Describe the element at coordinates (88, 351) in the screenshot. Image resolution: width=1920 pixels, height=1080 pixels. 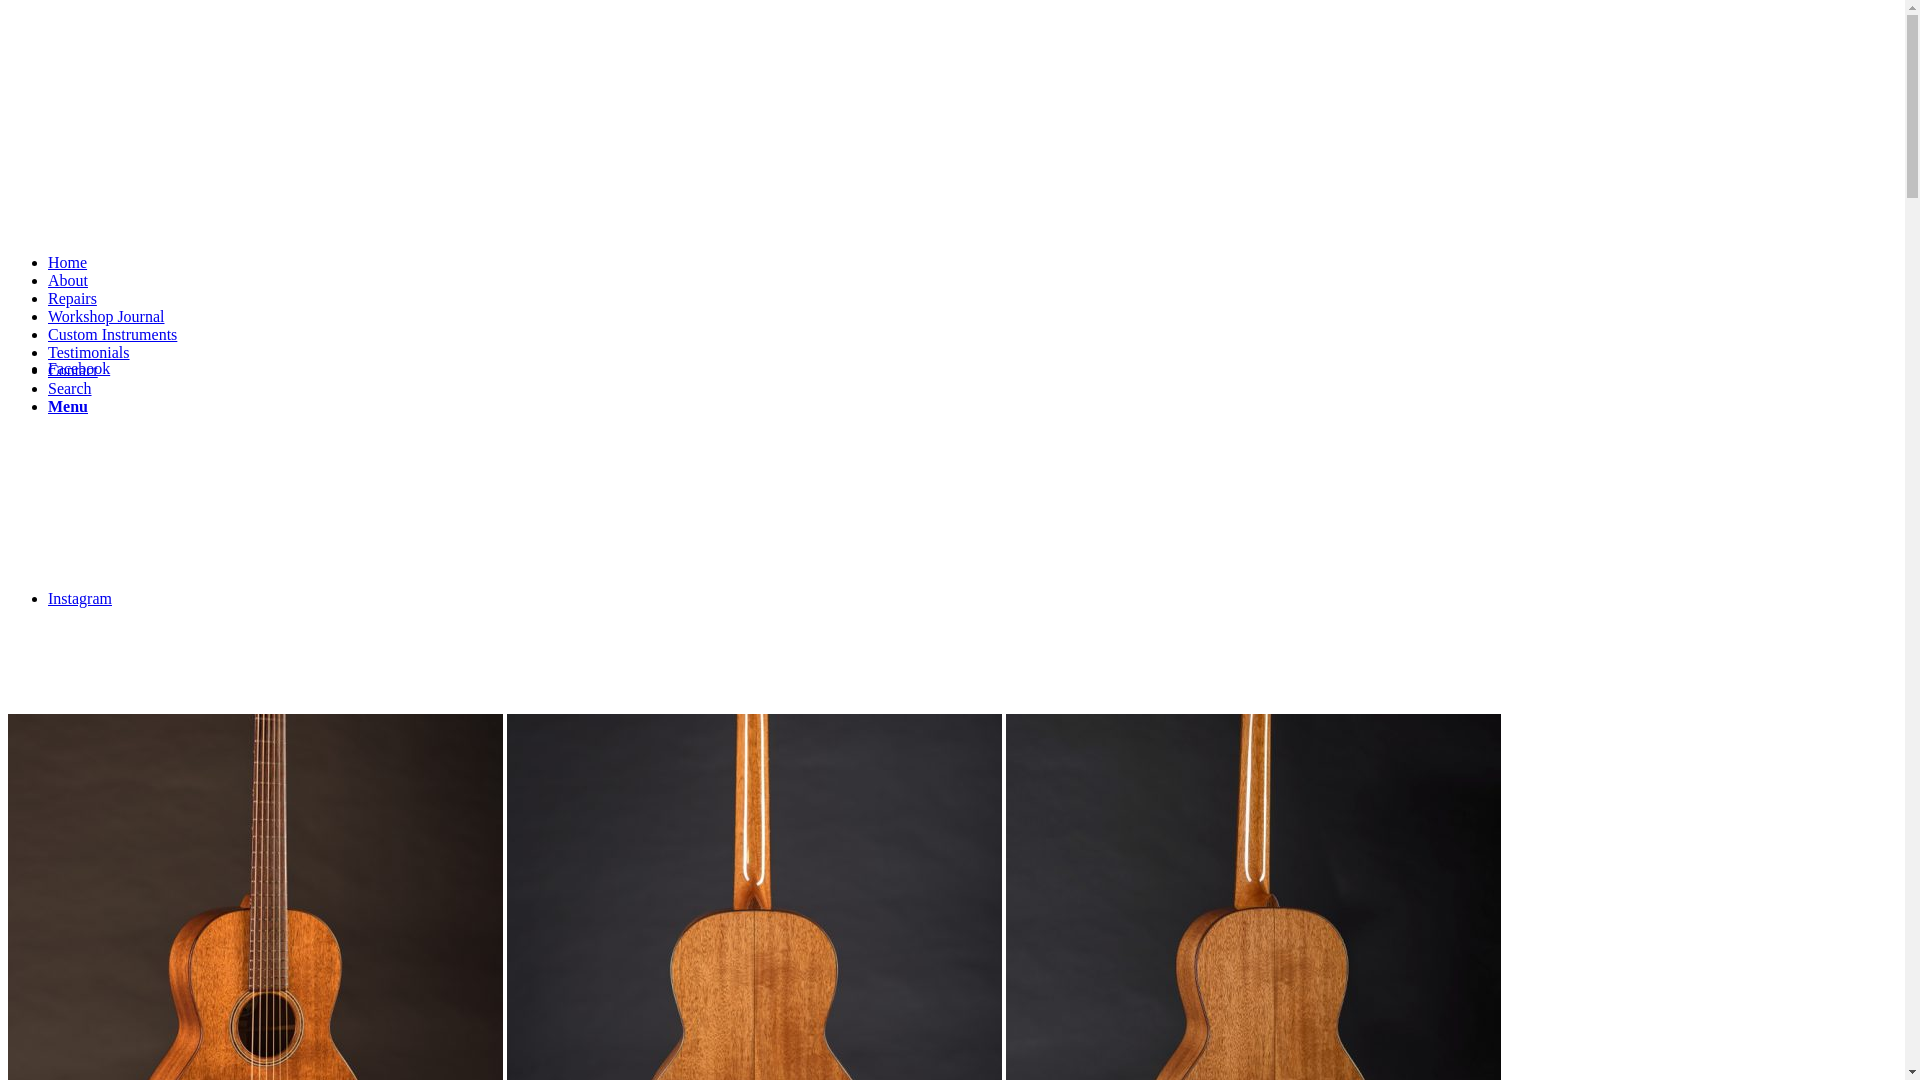
I see `'Testimonials'` at that location.